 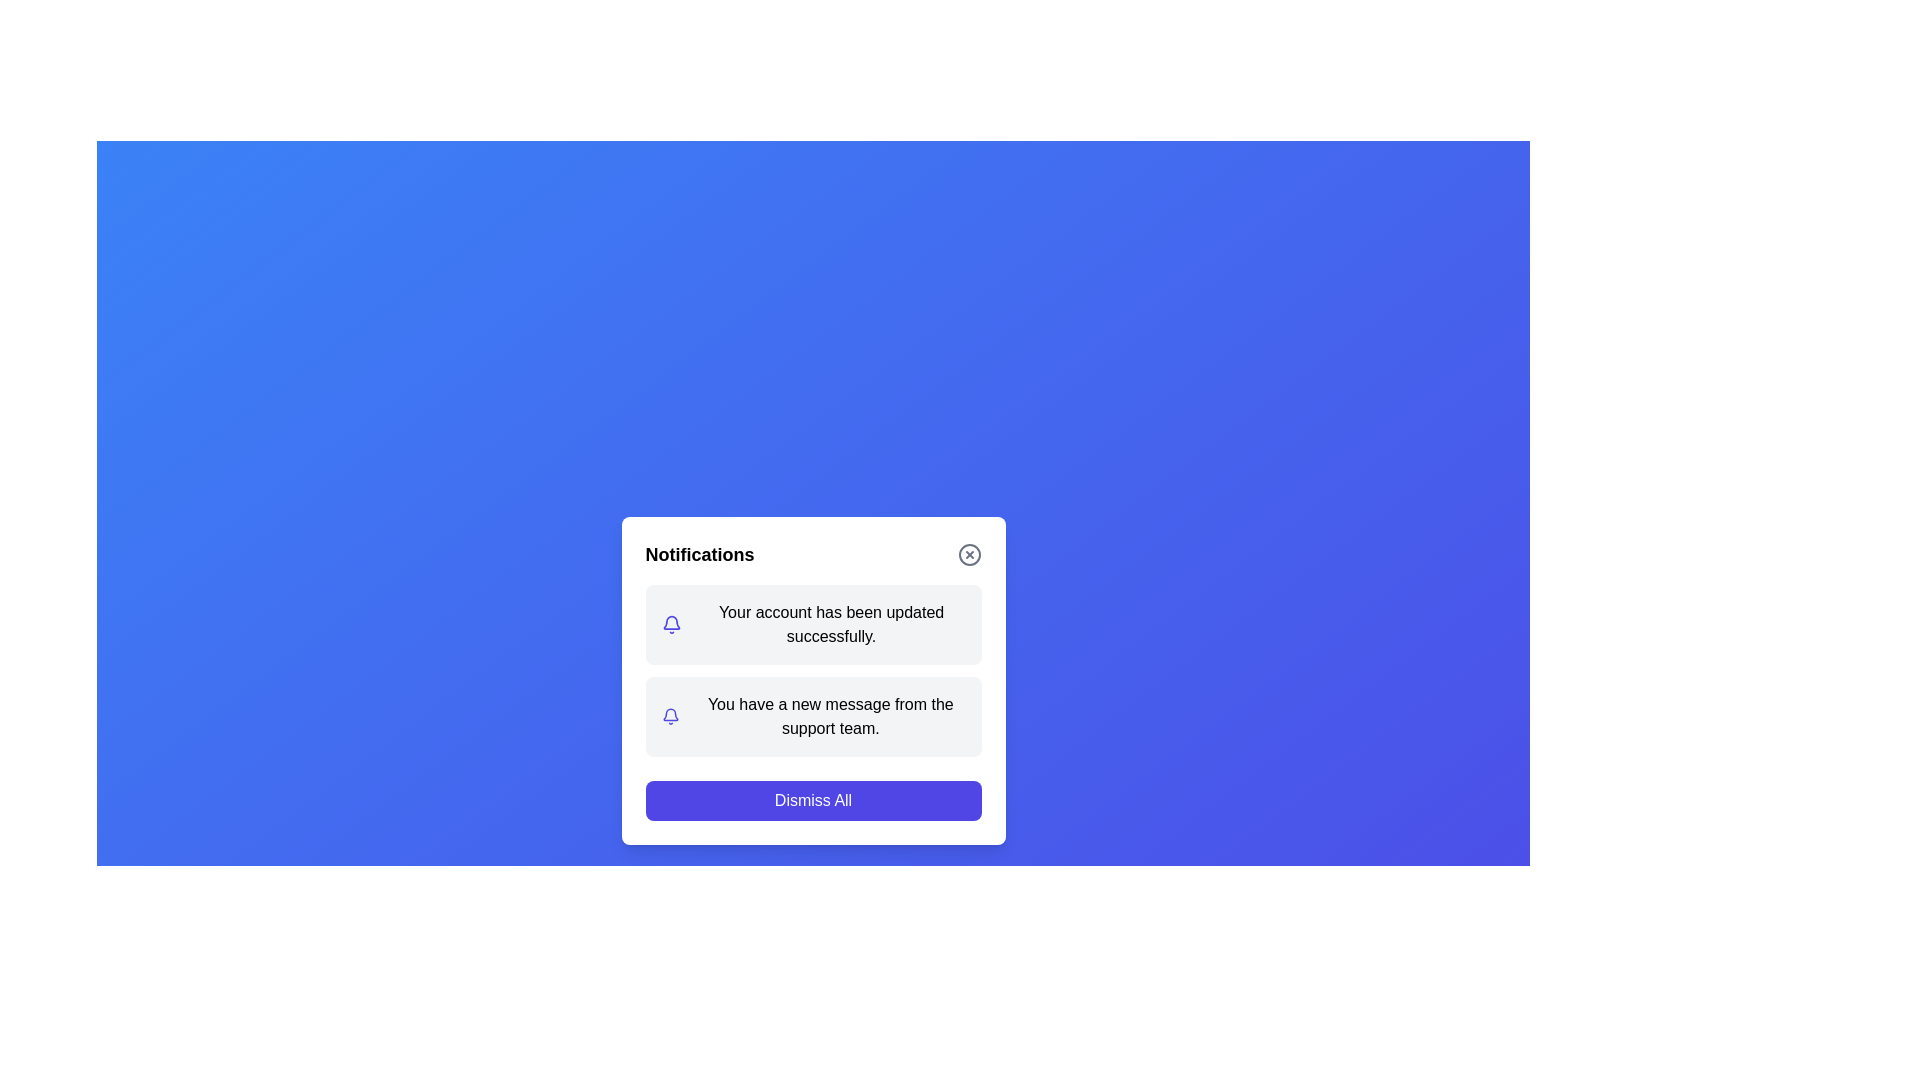 What do you see at coordinates (671, 621) in the screenshot?
I see `the notification bell icon shape within the SVG graphic representation, located in the lower-center portion of the interface` at bounding box center [671, 621].